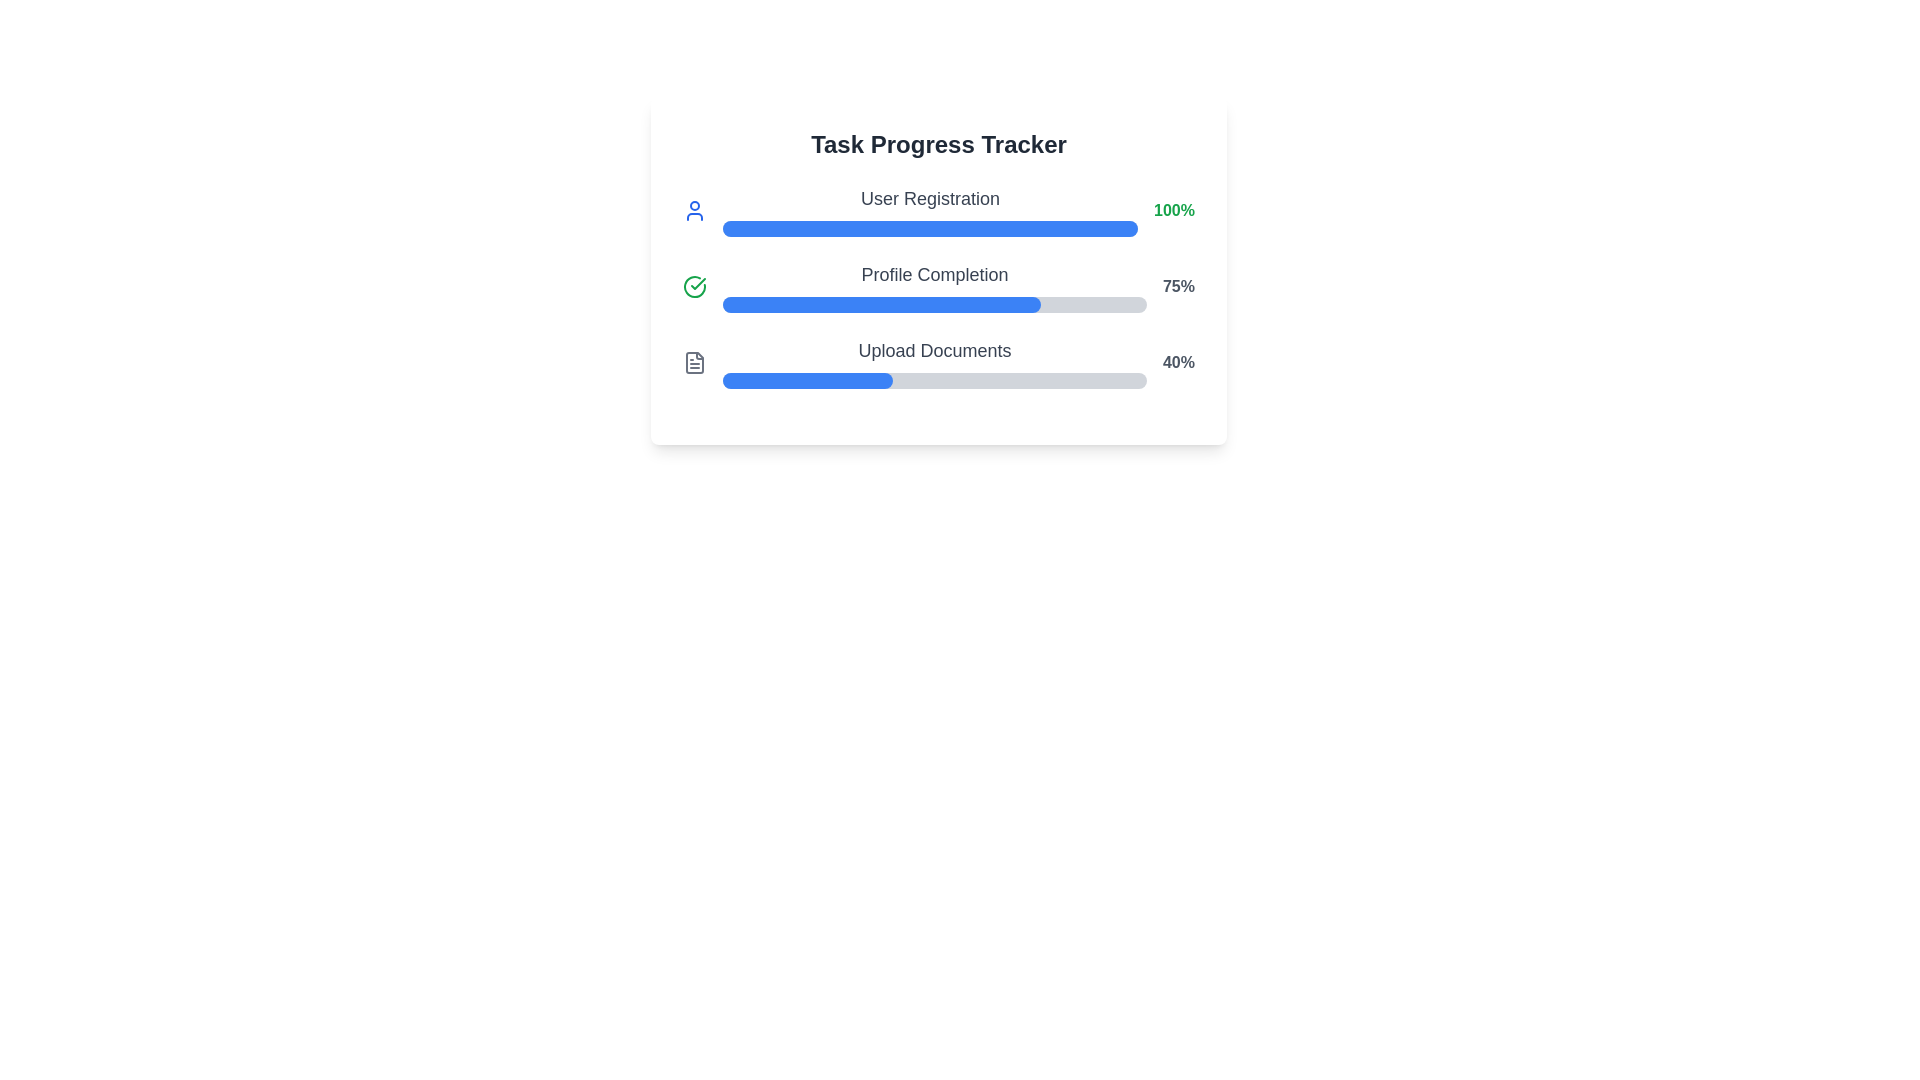  What do you see at coordinates (1179, 286) in the screenshot?
I see `percentage value displayed in the text label indicating the progress of the 'Profile Completion' task, which is positioned to the right of the associated progress bar` at bounding box center [1179, 286].